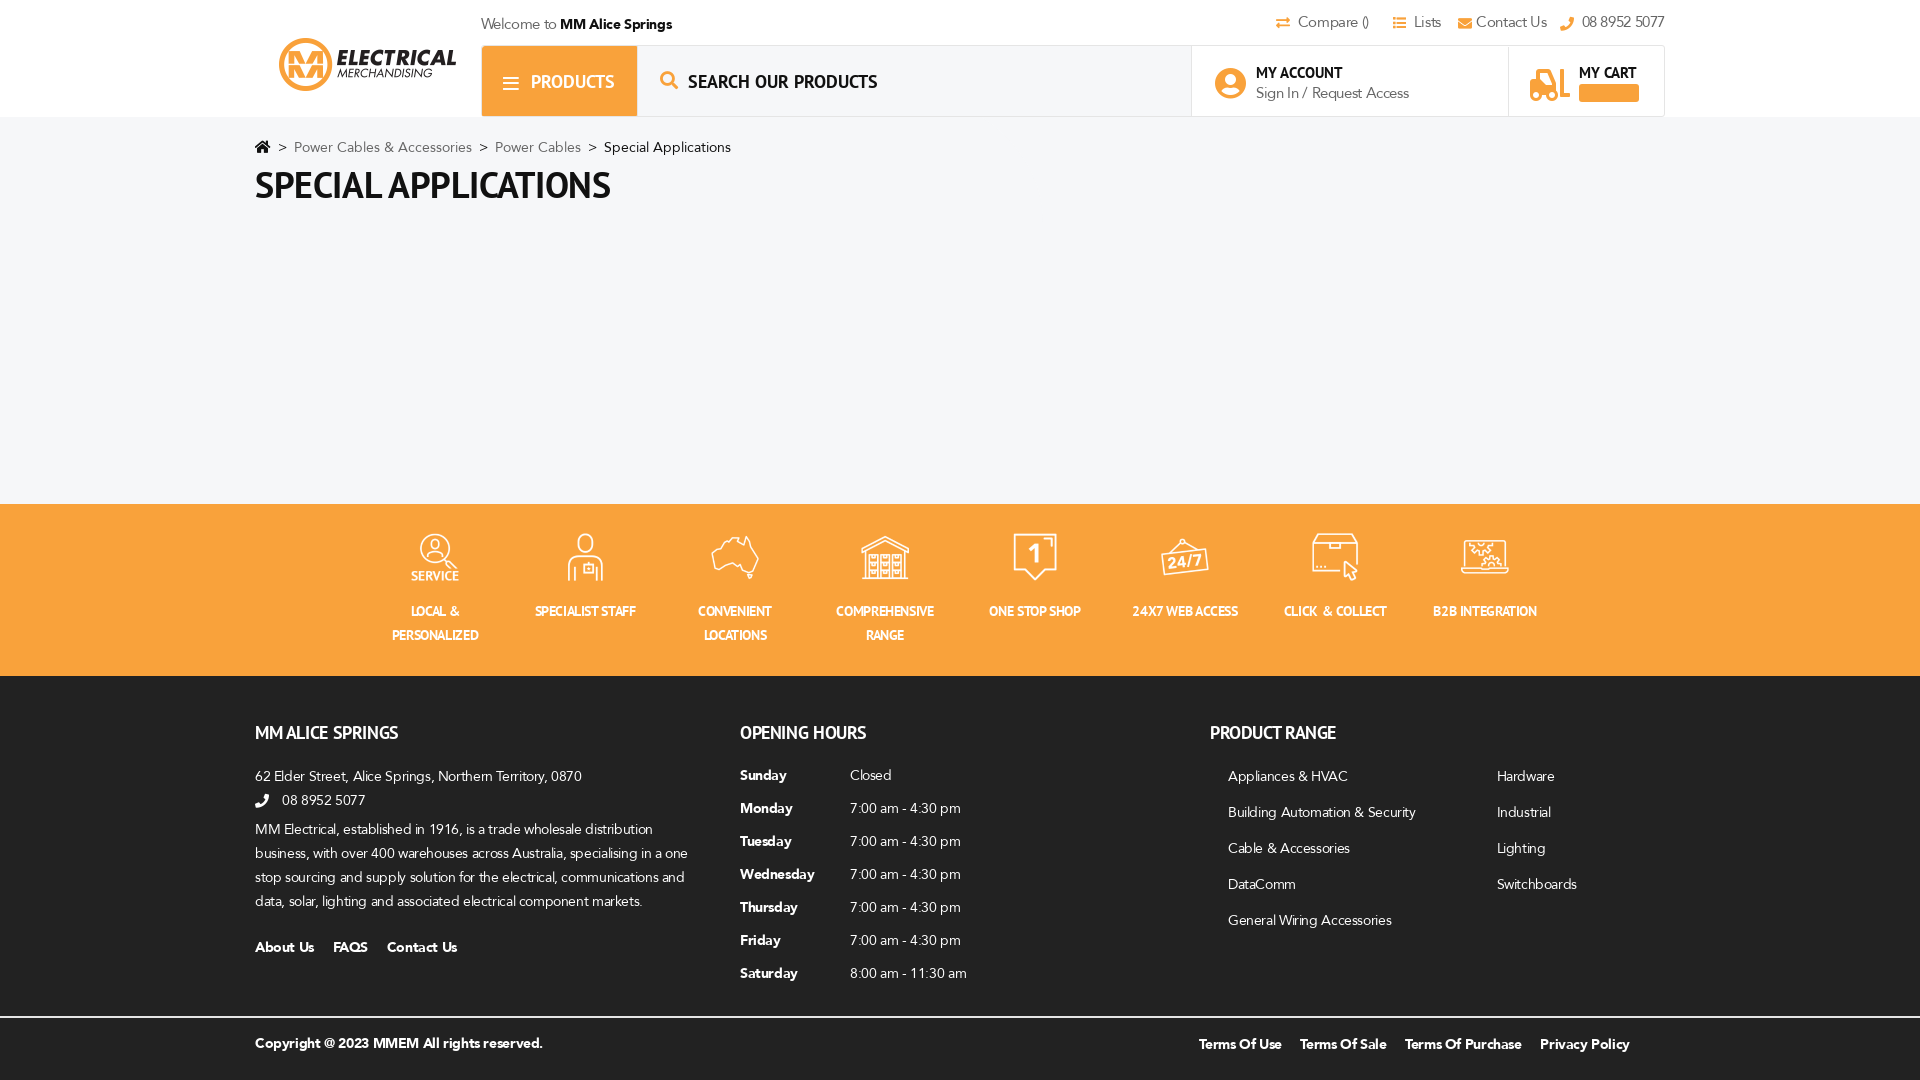 The height and width of the screenshot is (1080, 1920). Describe the element at coordinates (1275, 23) in the screenshot. I see `'Compare'` at that location.